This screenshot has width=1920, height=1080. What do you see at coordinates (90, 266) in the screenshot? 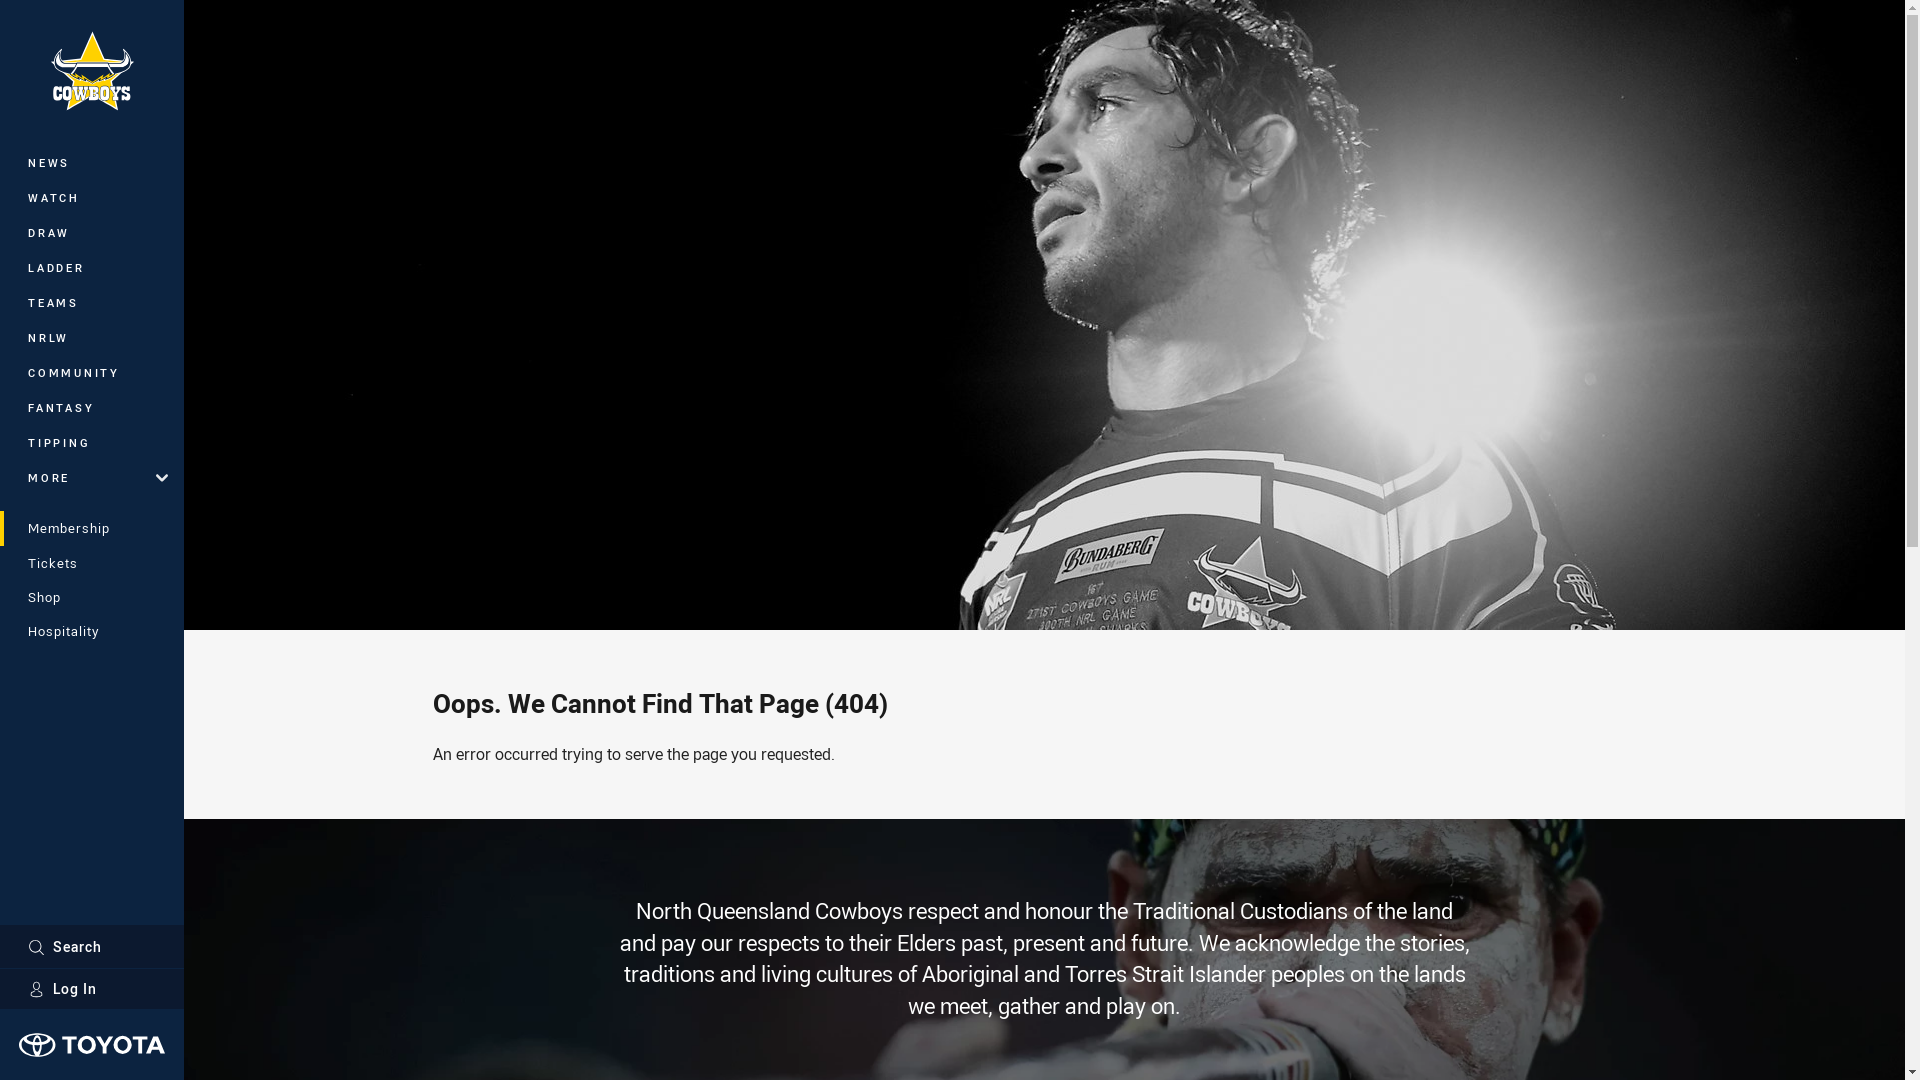
I see `'LADDER'` at bounding box center [90, 266].